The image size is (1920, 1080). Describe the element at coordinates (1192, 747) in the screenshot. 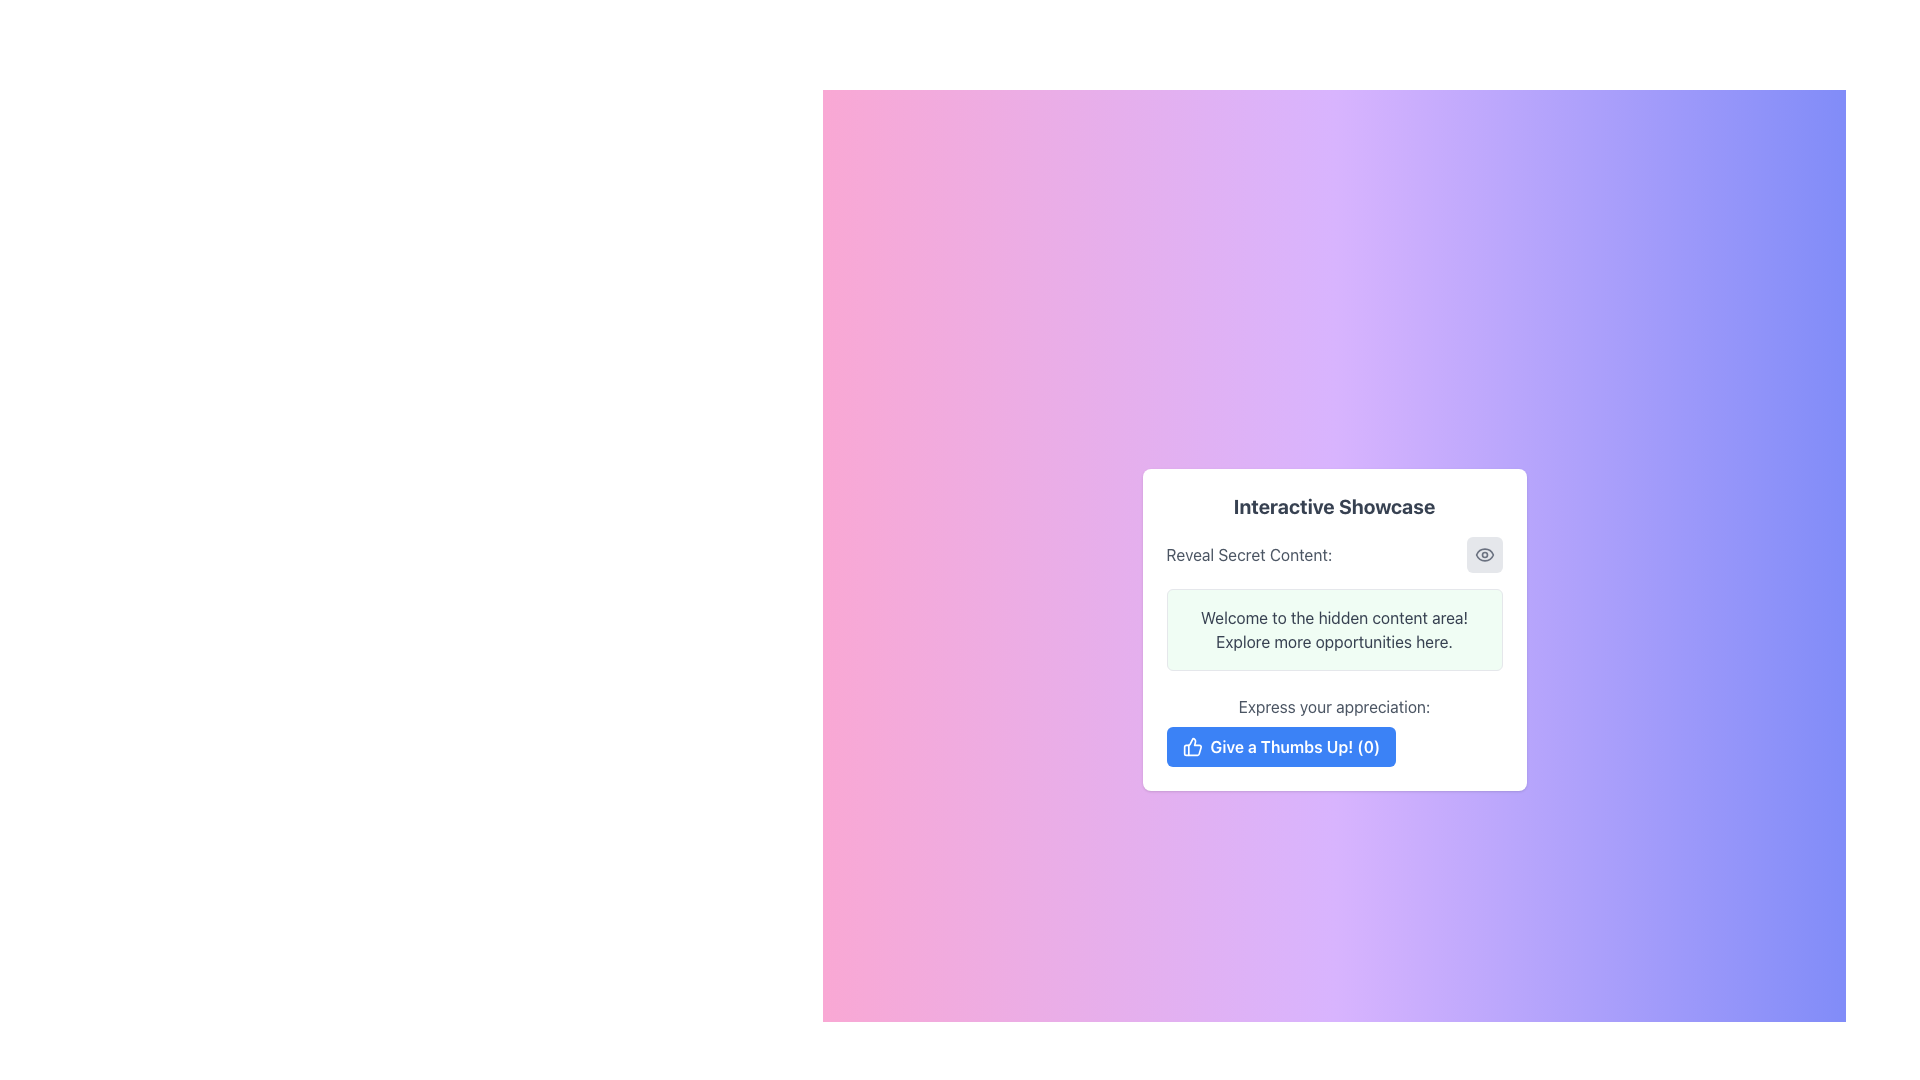

I see `the thumbs-up icon with a blue background and white outline, which is the leftmost component of the button labeled 'Give a Thumbs Up! (0)', located below the 'Express your appreciation:' text` at that location.